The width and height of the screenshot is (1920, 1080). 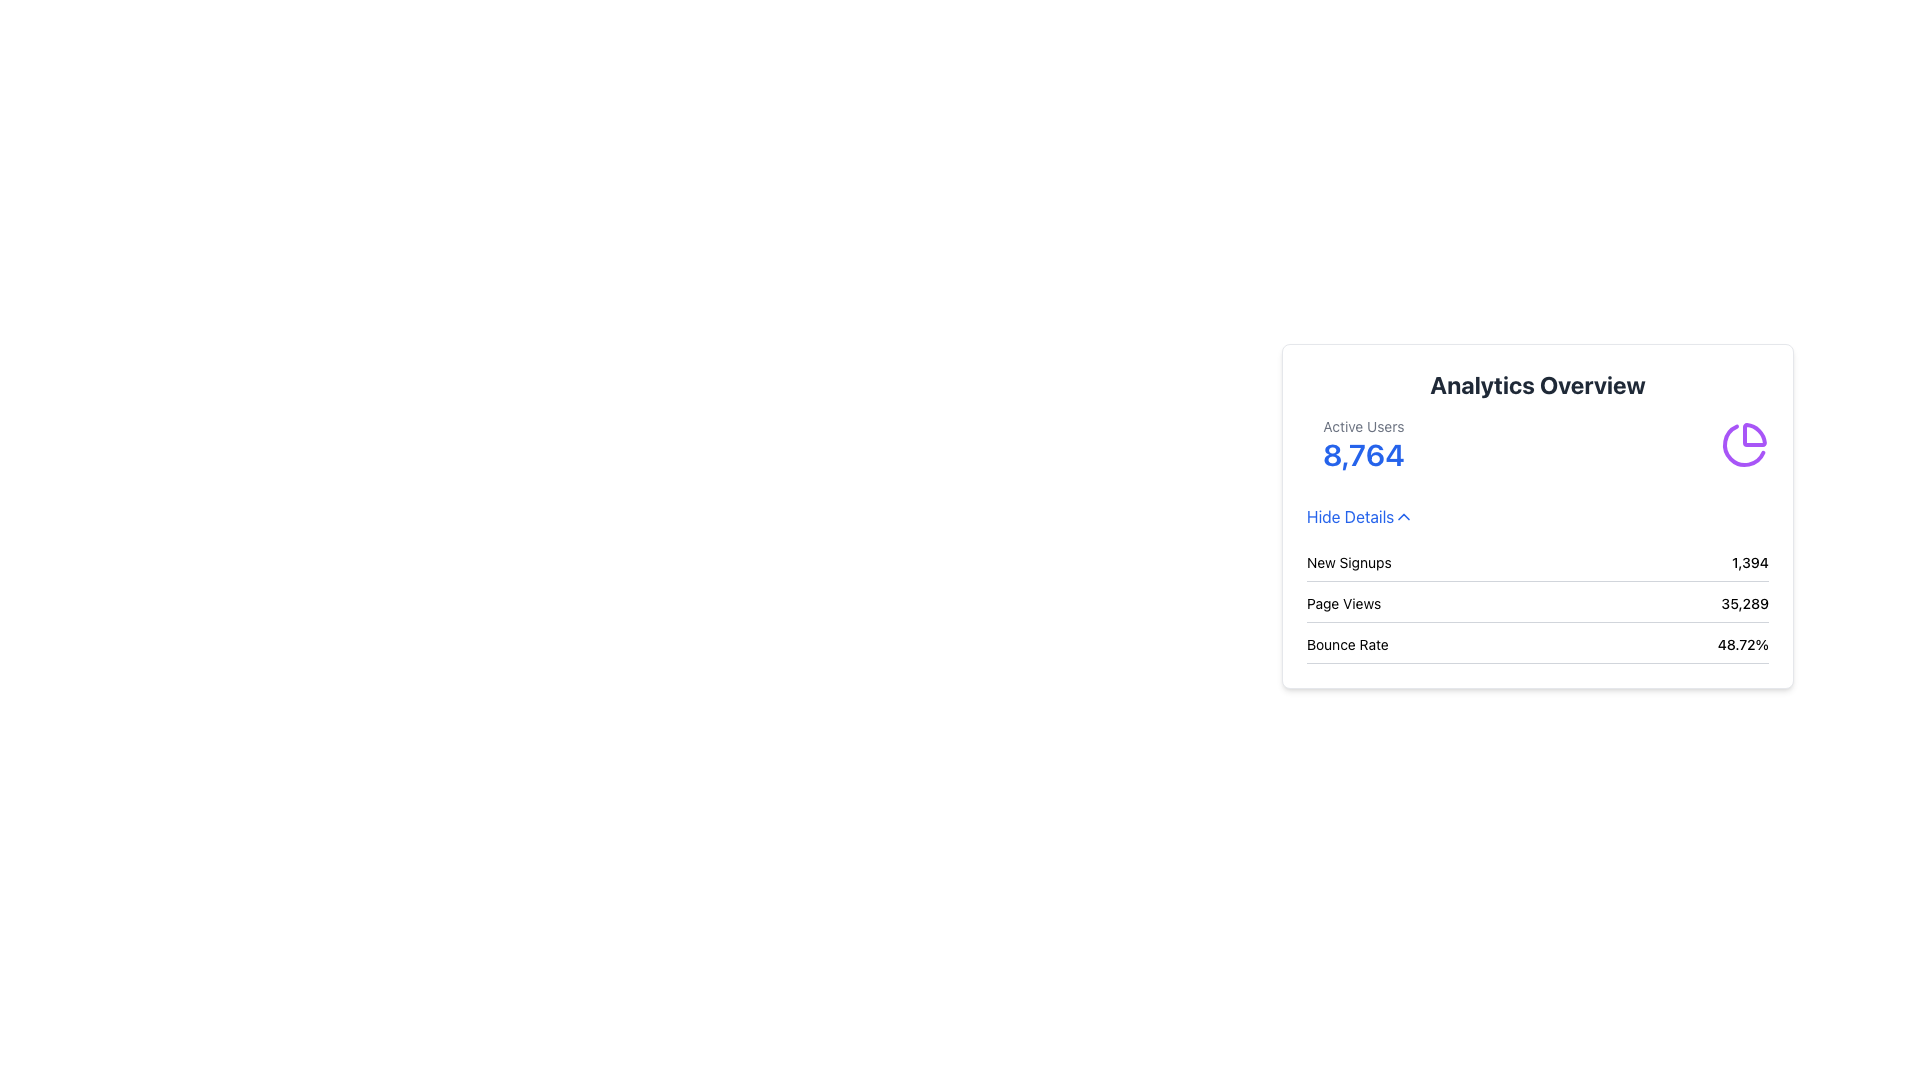 I want to click on the upward-pointing chevron icon with a thin blue outline, located immediately to the right of the 'Hide Details' text in the 'Analytics Overview' card for additional visual feedback, so click(x=1403, y=515).